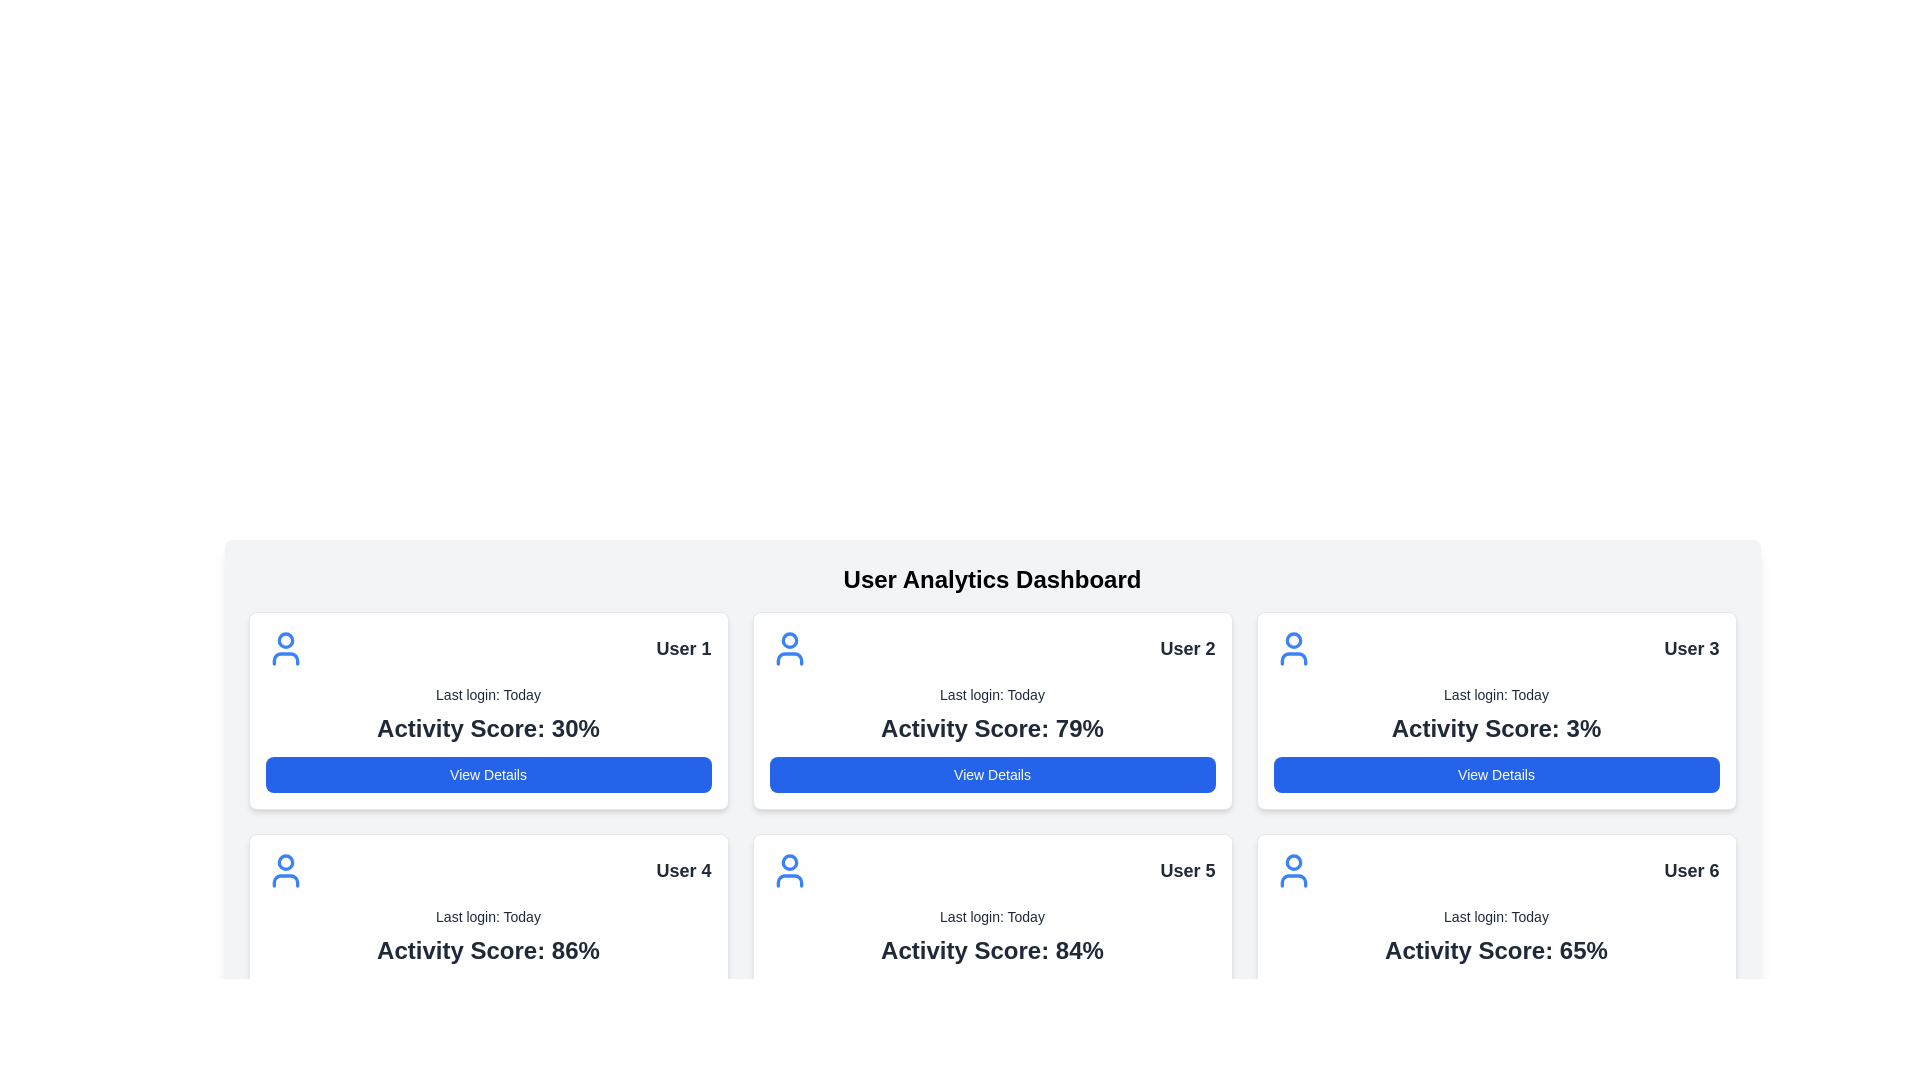  What do you see at coordinates (1293, 861) in the screenshot?
I see `the circular graphical element filled with a solid color that is part of the user icon on the profile card labeled 'User 6' located in the second row, third column of the dashboard` at bounding box center [1293, 861].